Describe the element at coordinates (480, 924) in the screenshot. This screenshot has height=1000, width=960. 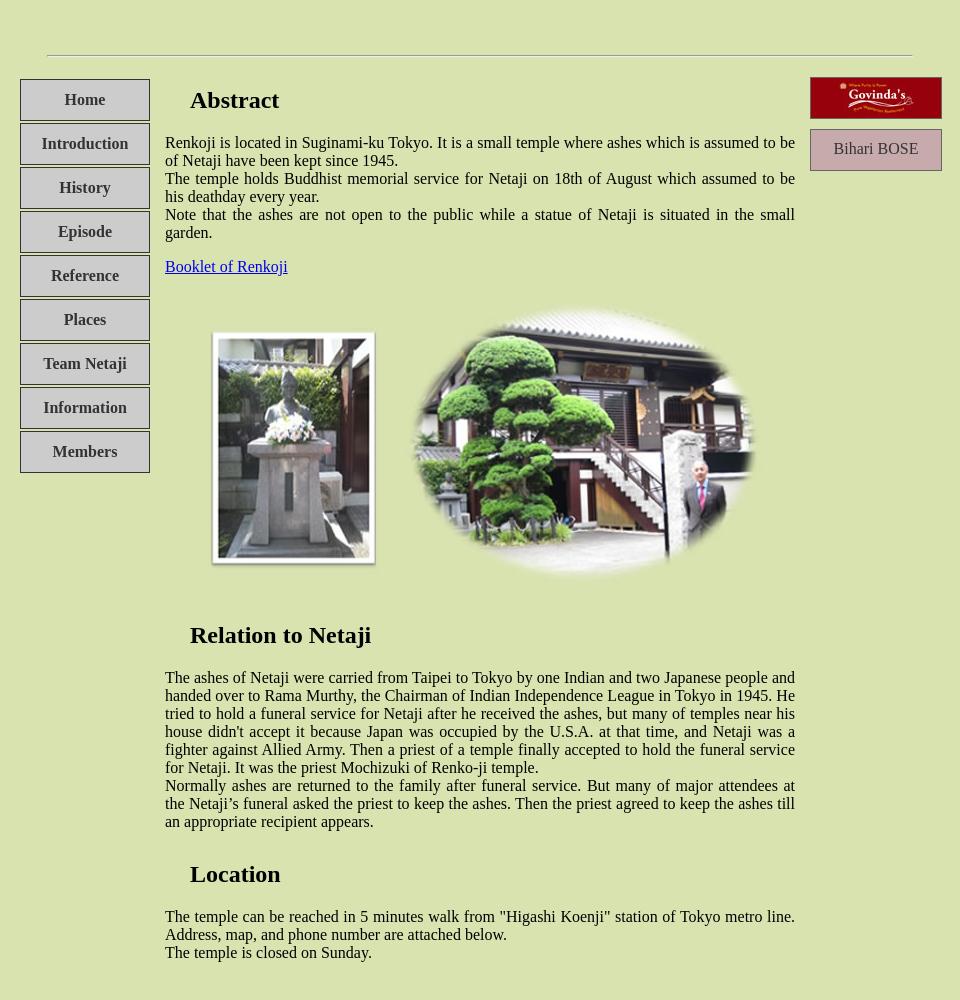
I see `'The temple can be reached in 5 minutes walk from "Higashi Koenji" station of Tokyo metro line.  Address, map, and phone number are attached below.'` at that location.